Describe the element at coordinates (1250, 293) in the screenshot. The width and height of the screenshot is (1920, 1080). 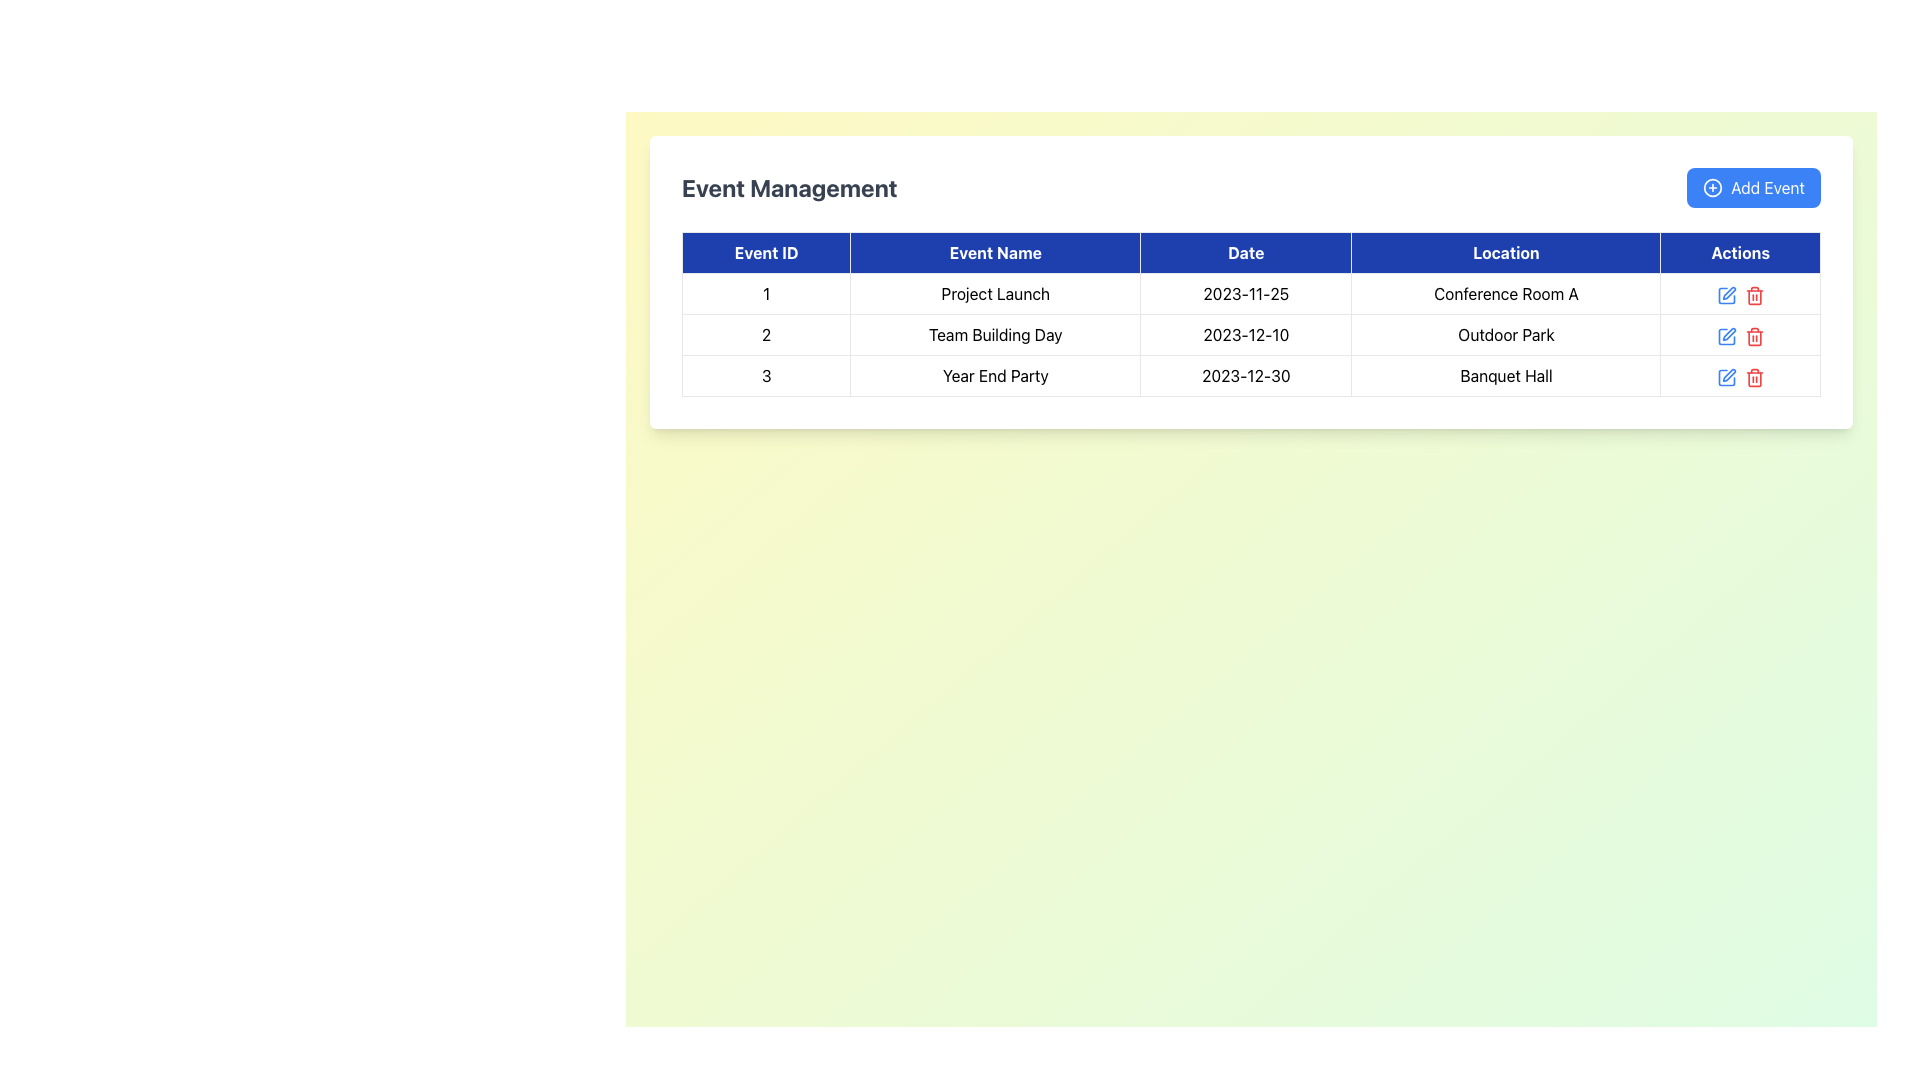
I see `the first row of the event management table, which displays details of an event` at that location.